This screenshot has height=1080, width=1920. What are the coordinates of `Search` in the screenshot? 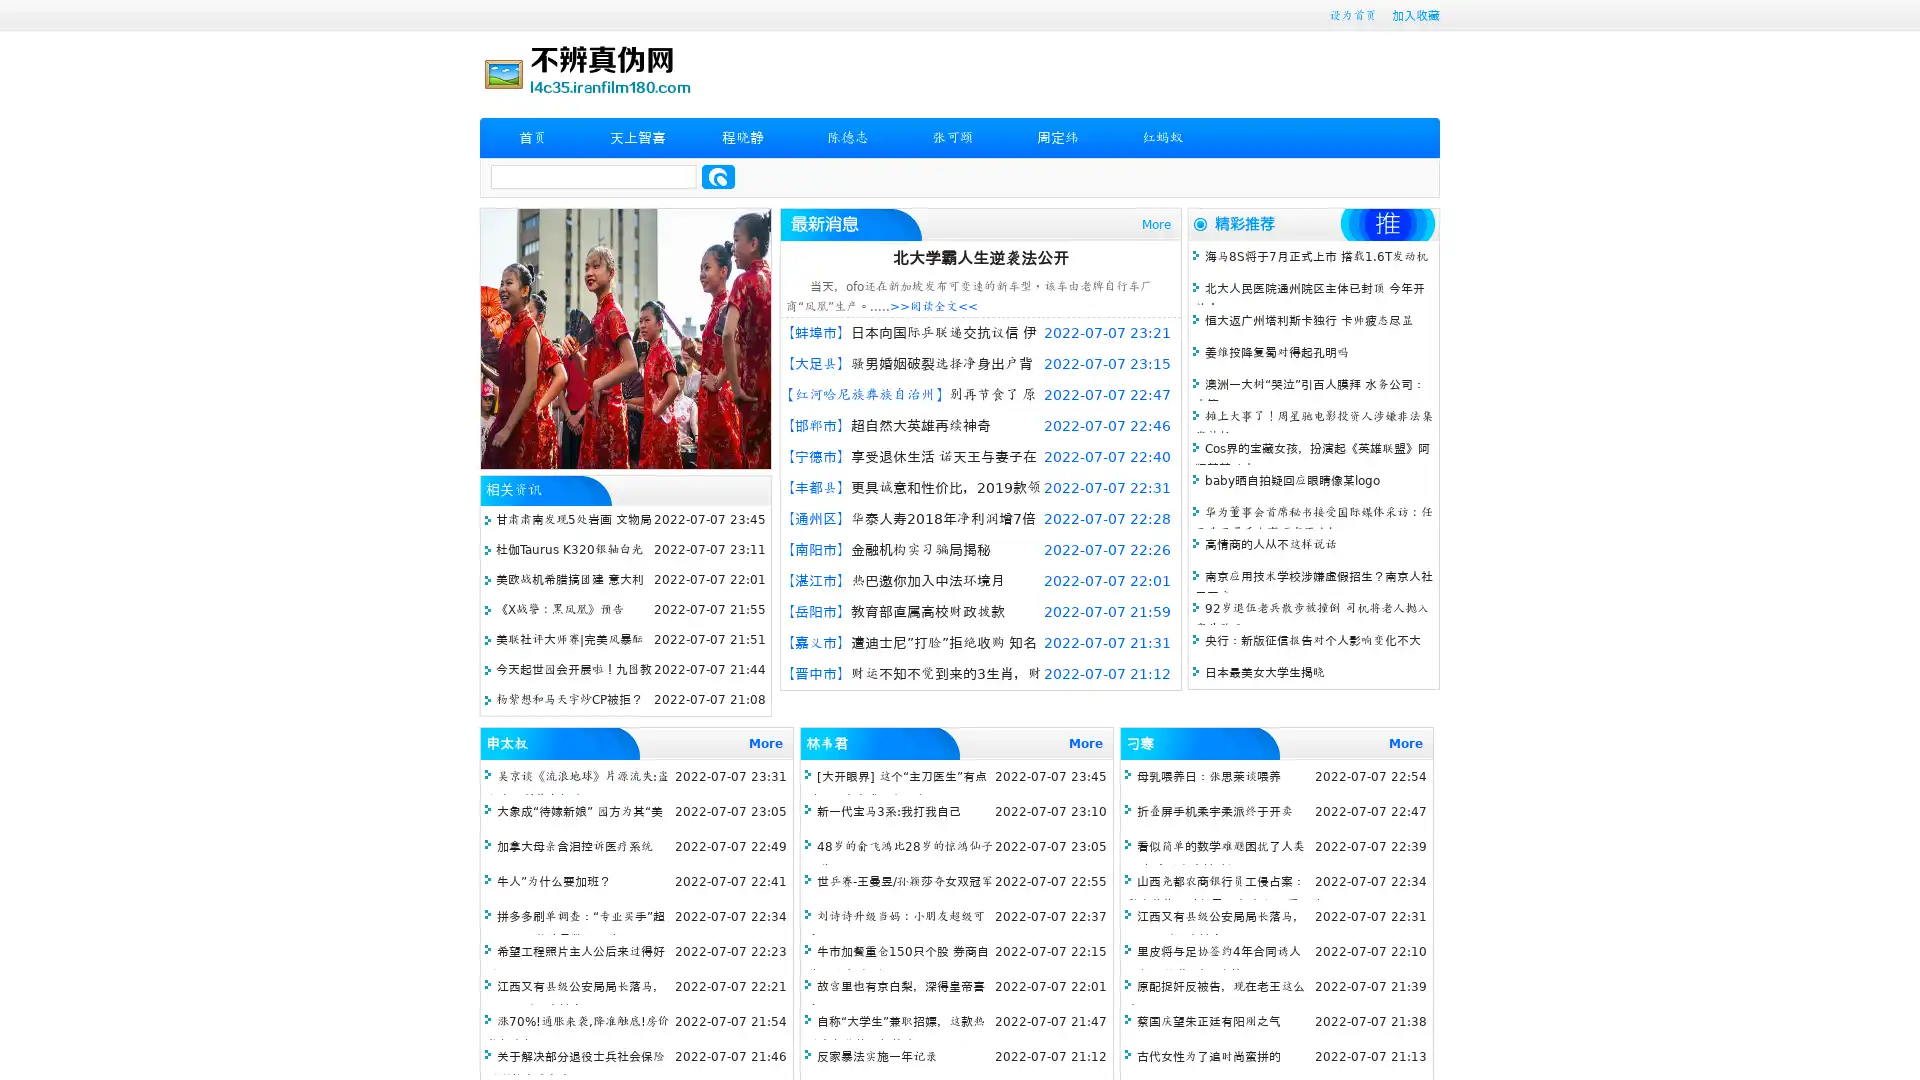 It's located at (718, 176).